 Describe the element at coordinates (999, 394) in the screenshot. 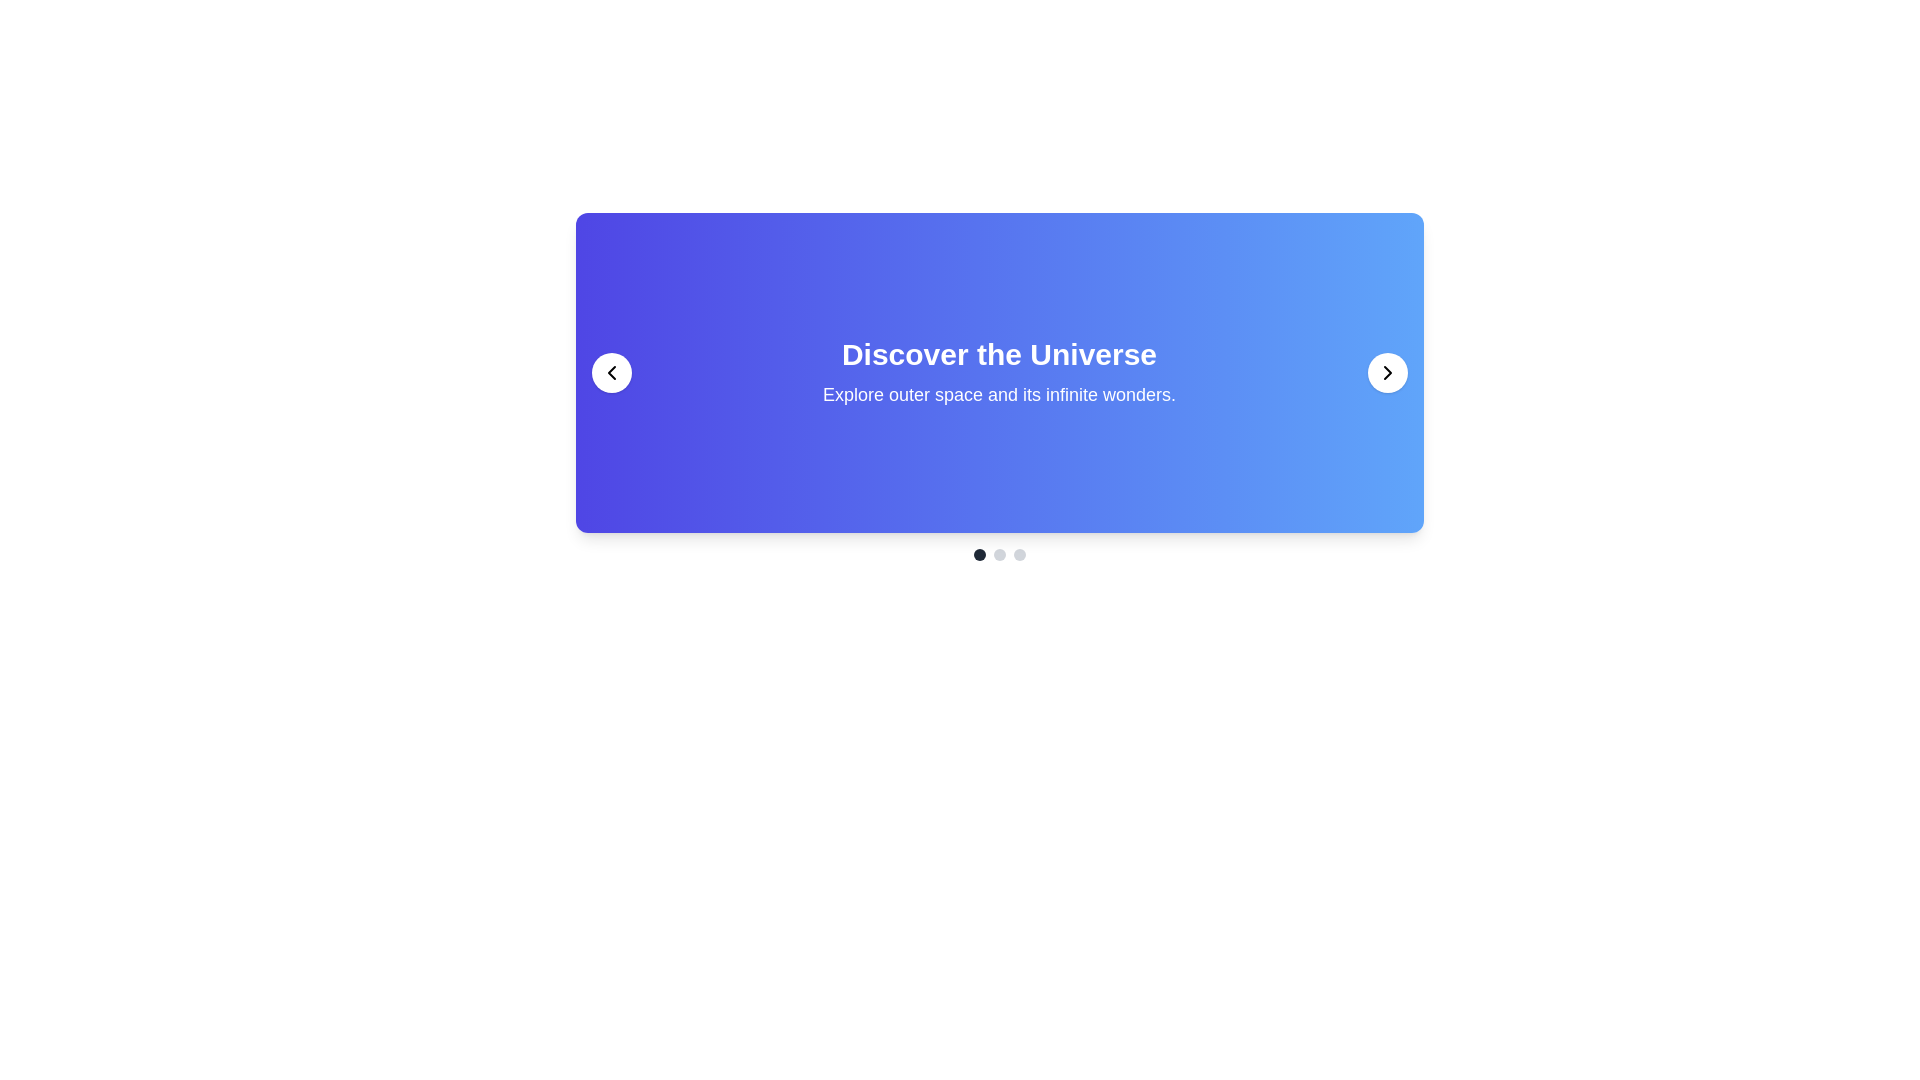

I see `text displayed in the Text Display element that contains 'Explore outer space and its infinite wonders.' positioned below the headline 'Discover the Universe.'` at that location.